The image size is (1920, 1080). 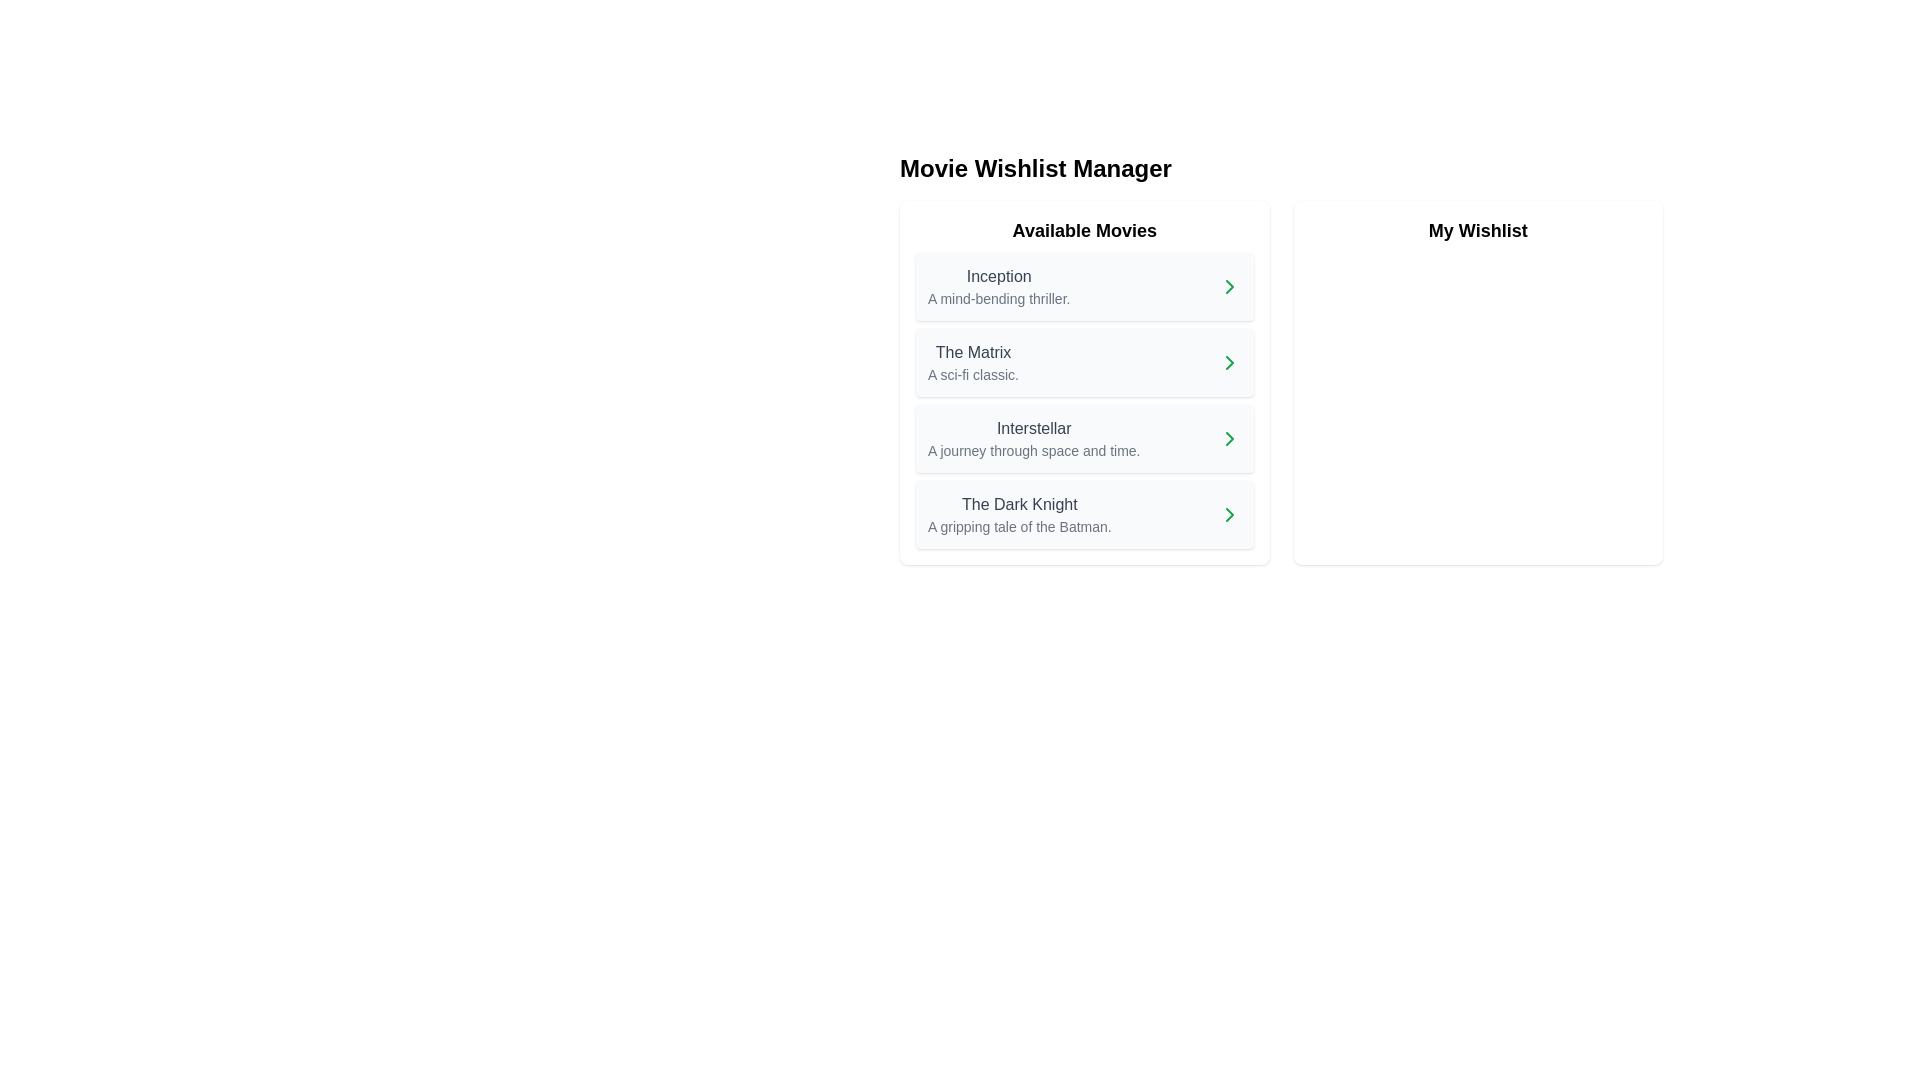 I want to click on the right-facing arrow icon associated with 'The Matrix', so click(x=1228, y=362).